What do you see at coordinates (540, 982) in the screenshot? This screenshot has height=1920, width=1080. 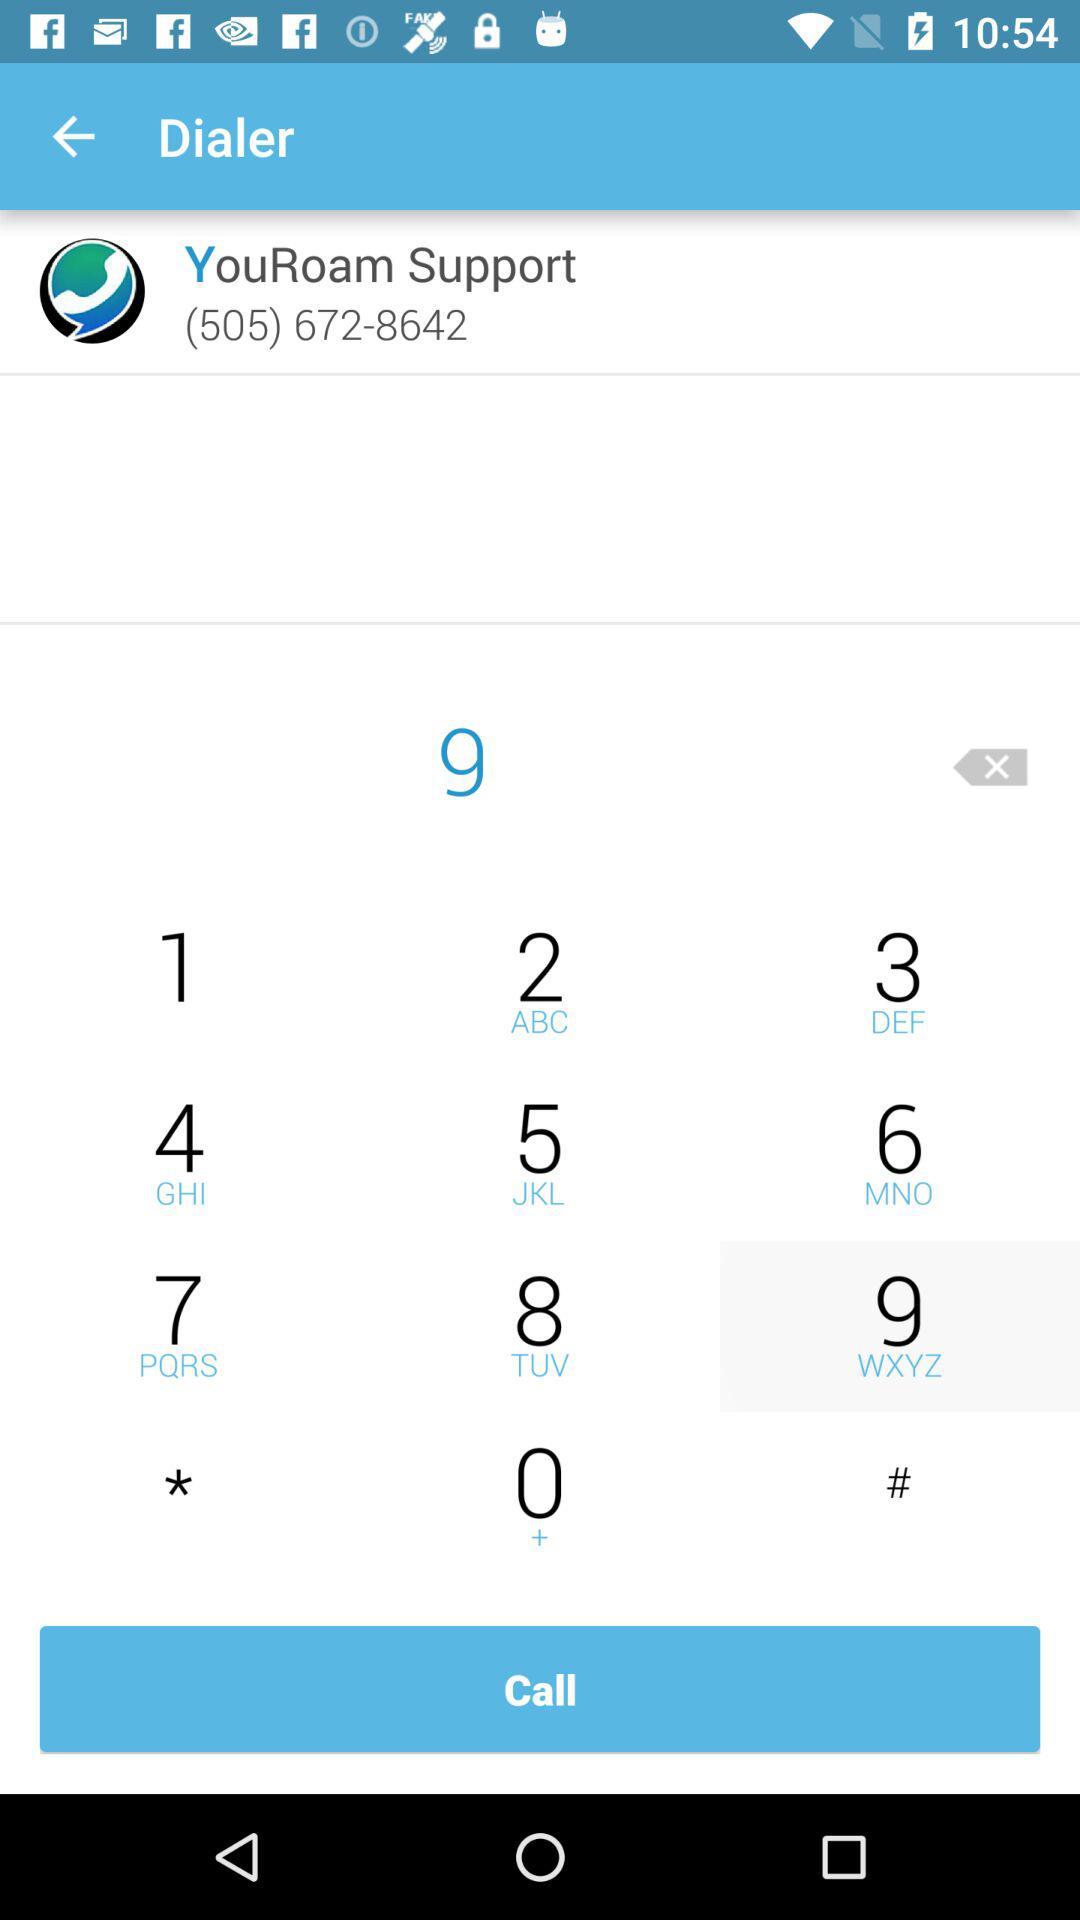 I see `press 2` at bounding box center [540, 982].